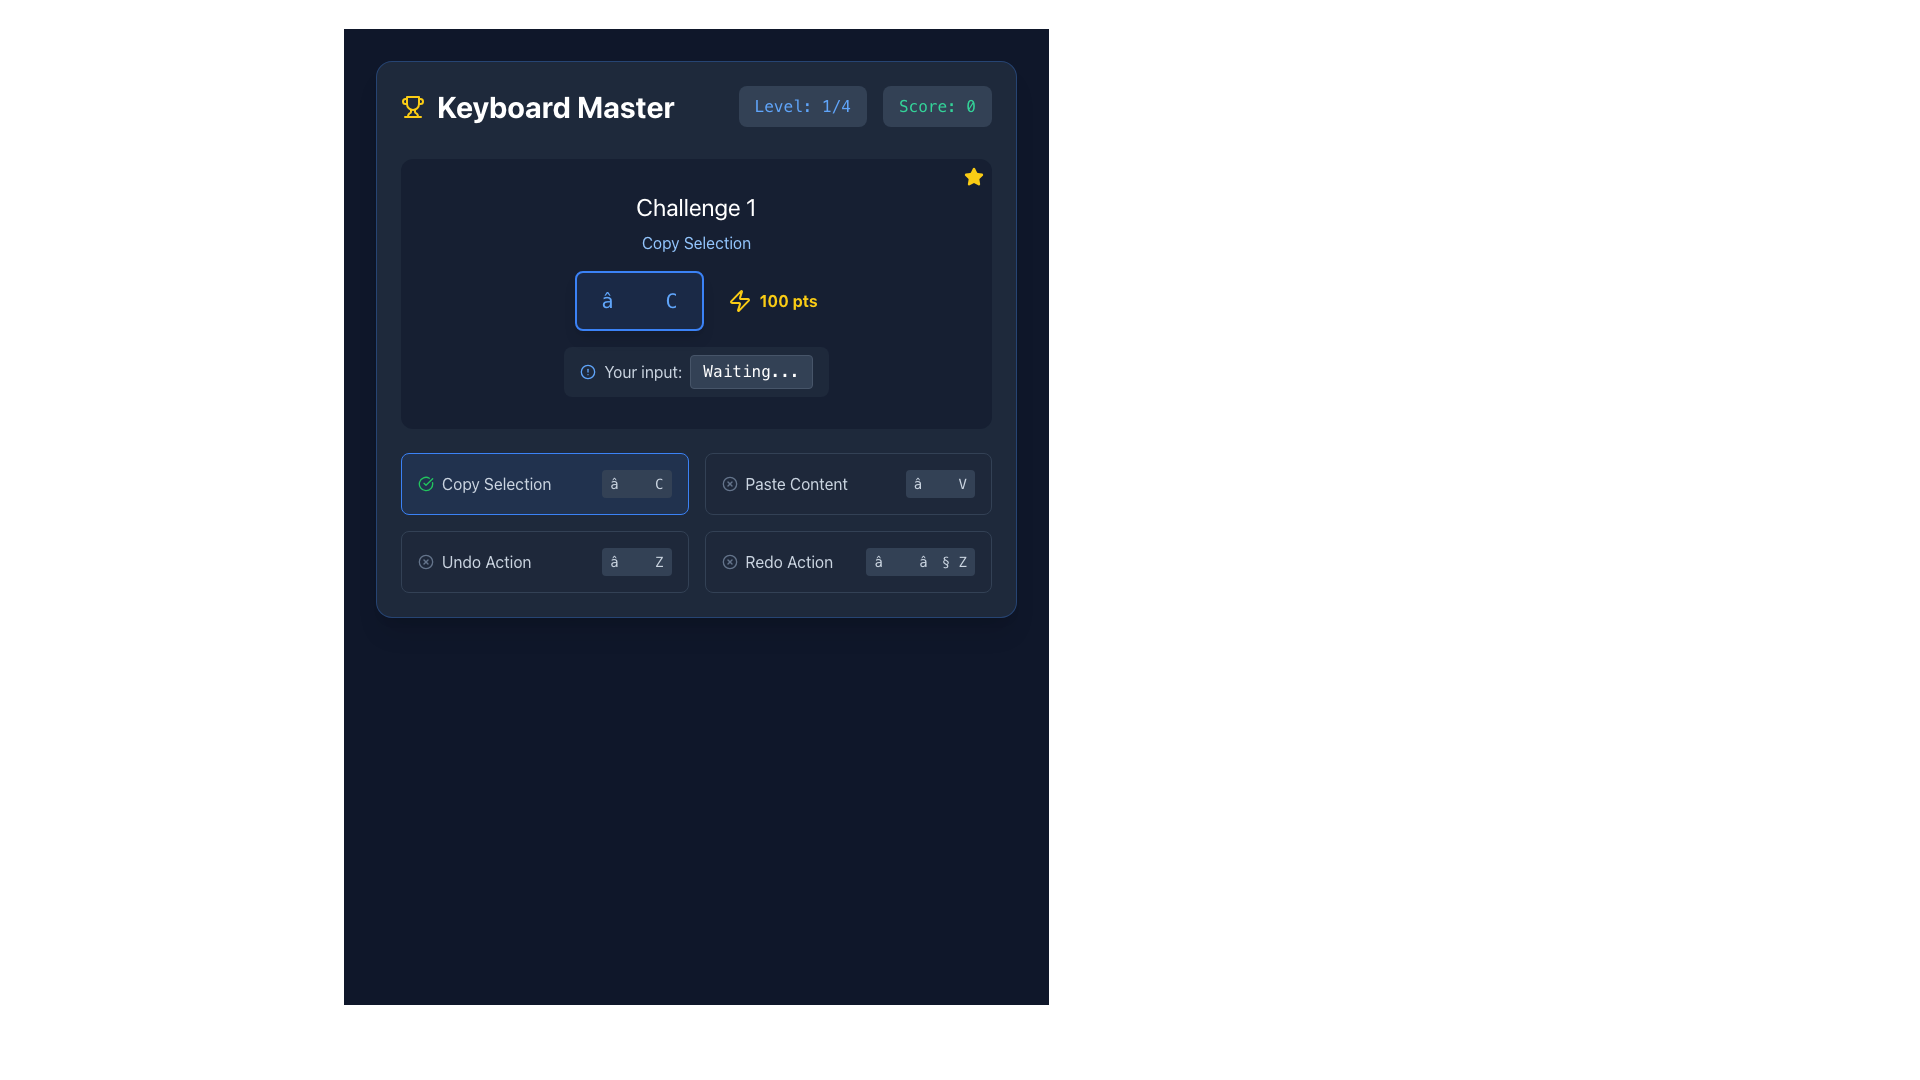 The height and width of the screenshot is (1080, 1920). What do you see at coordinates (728, 562) in the screenshot?
I see `the circular icon with a border located at the upper-right corner of the 'Keyboard Master' panel` at bounding box center [728, 562].